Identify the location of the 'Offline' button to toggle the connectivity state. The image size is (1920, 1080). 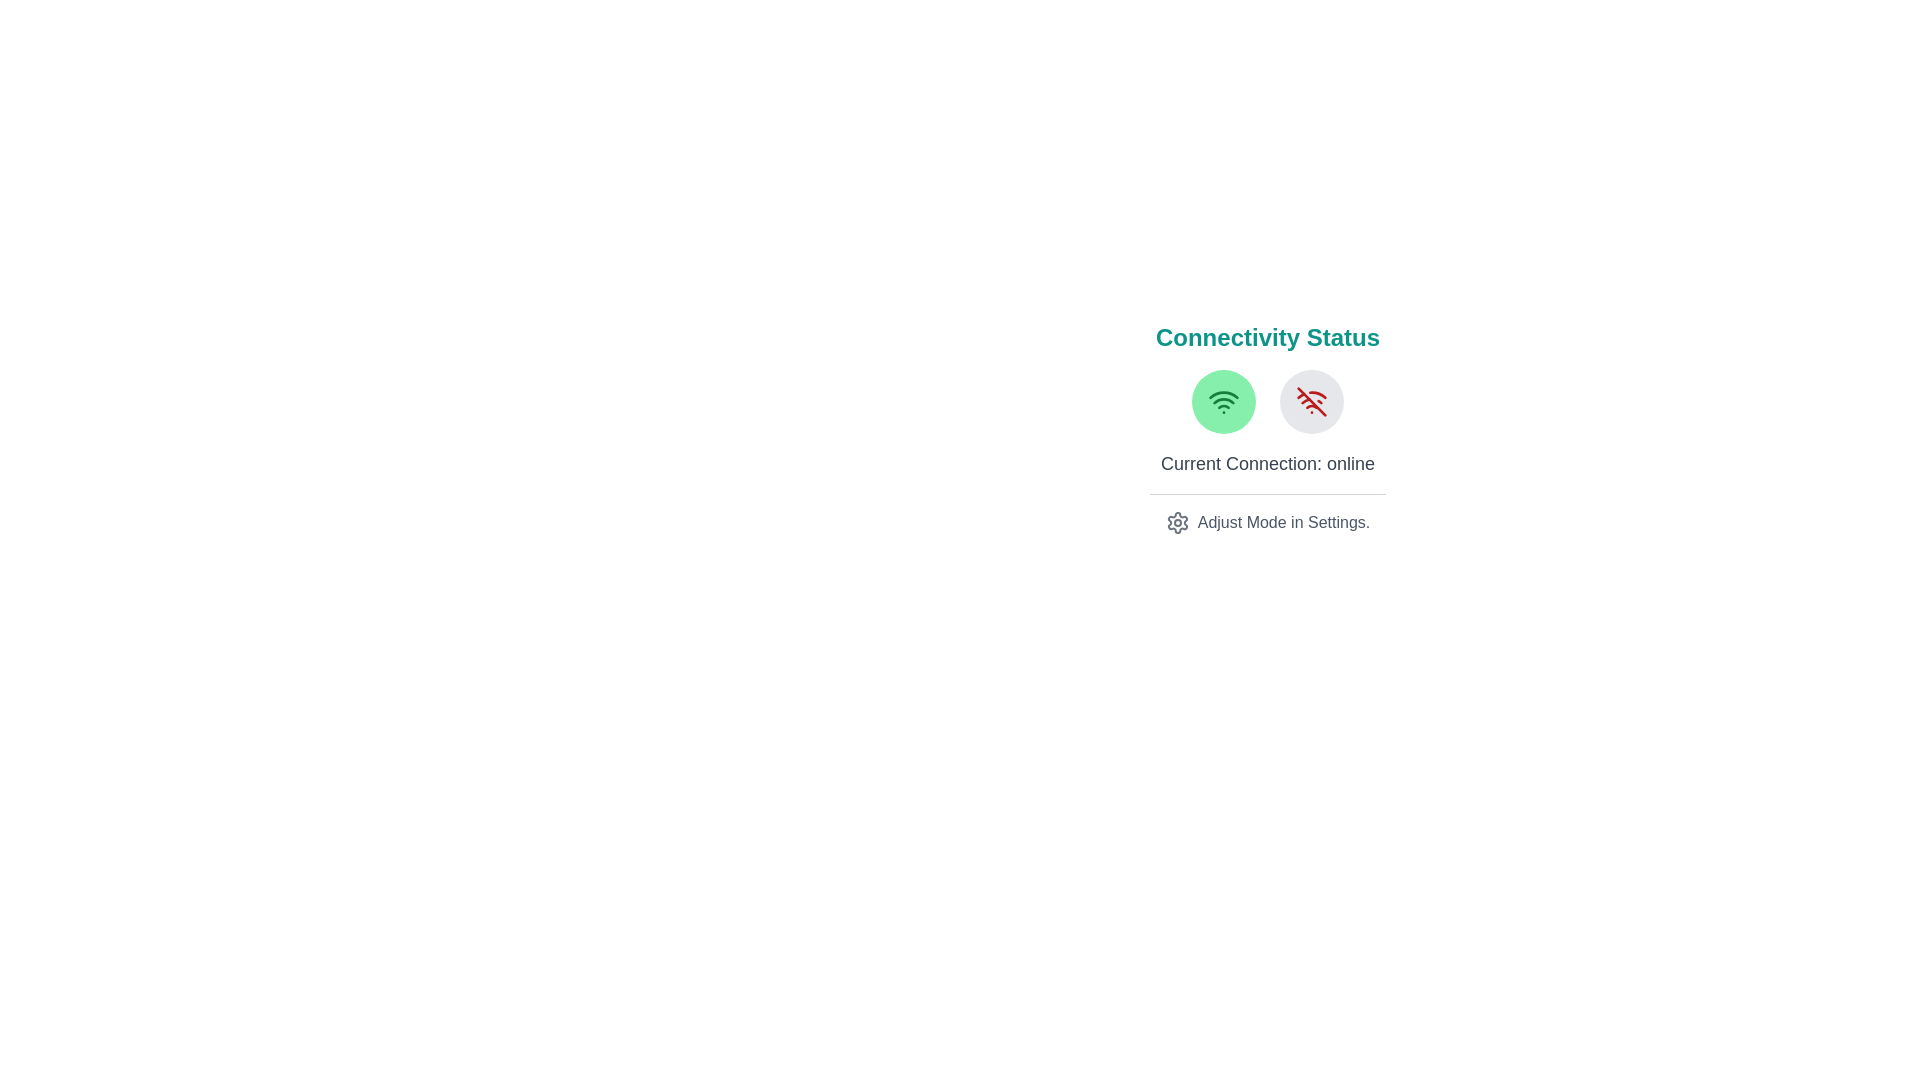
(1311, 401).